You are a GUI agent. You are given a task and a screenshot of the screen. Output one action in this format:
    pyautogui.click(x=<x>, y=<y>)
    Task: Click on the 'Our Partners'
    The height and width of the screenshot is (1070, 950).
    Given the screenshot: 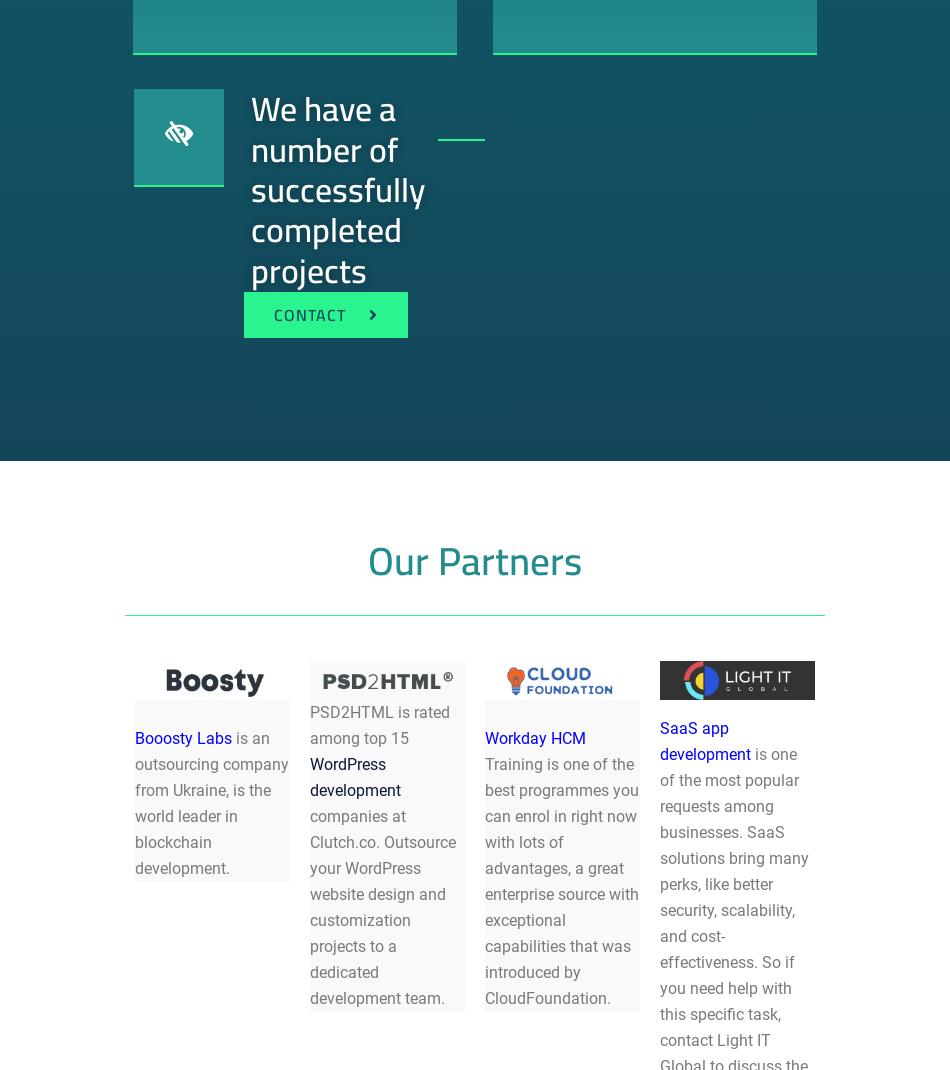 What is the action you would take?
    pyautogui.click(x=475, y=558)
    